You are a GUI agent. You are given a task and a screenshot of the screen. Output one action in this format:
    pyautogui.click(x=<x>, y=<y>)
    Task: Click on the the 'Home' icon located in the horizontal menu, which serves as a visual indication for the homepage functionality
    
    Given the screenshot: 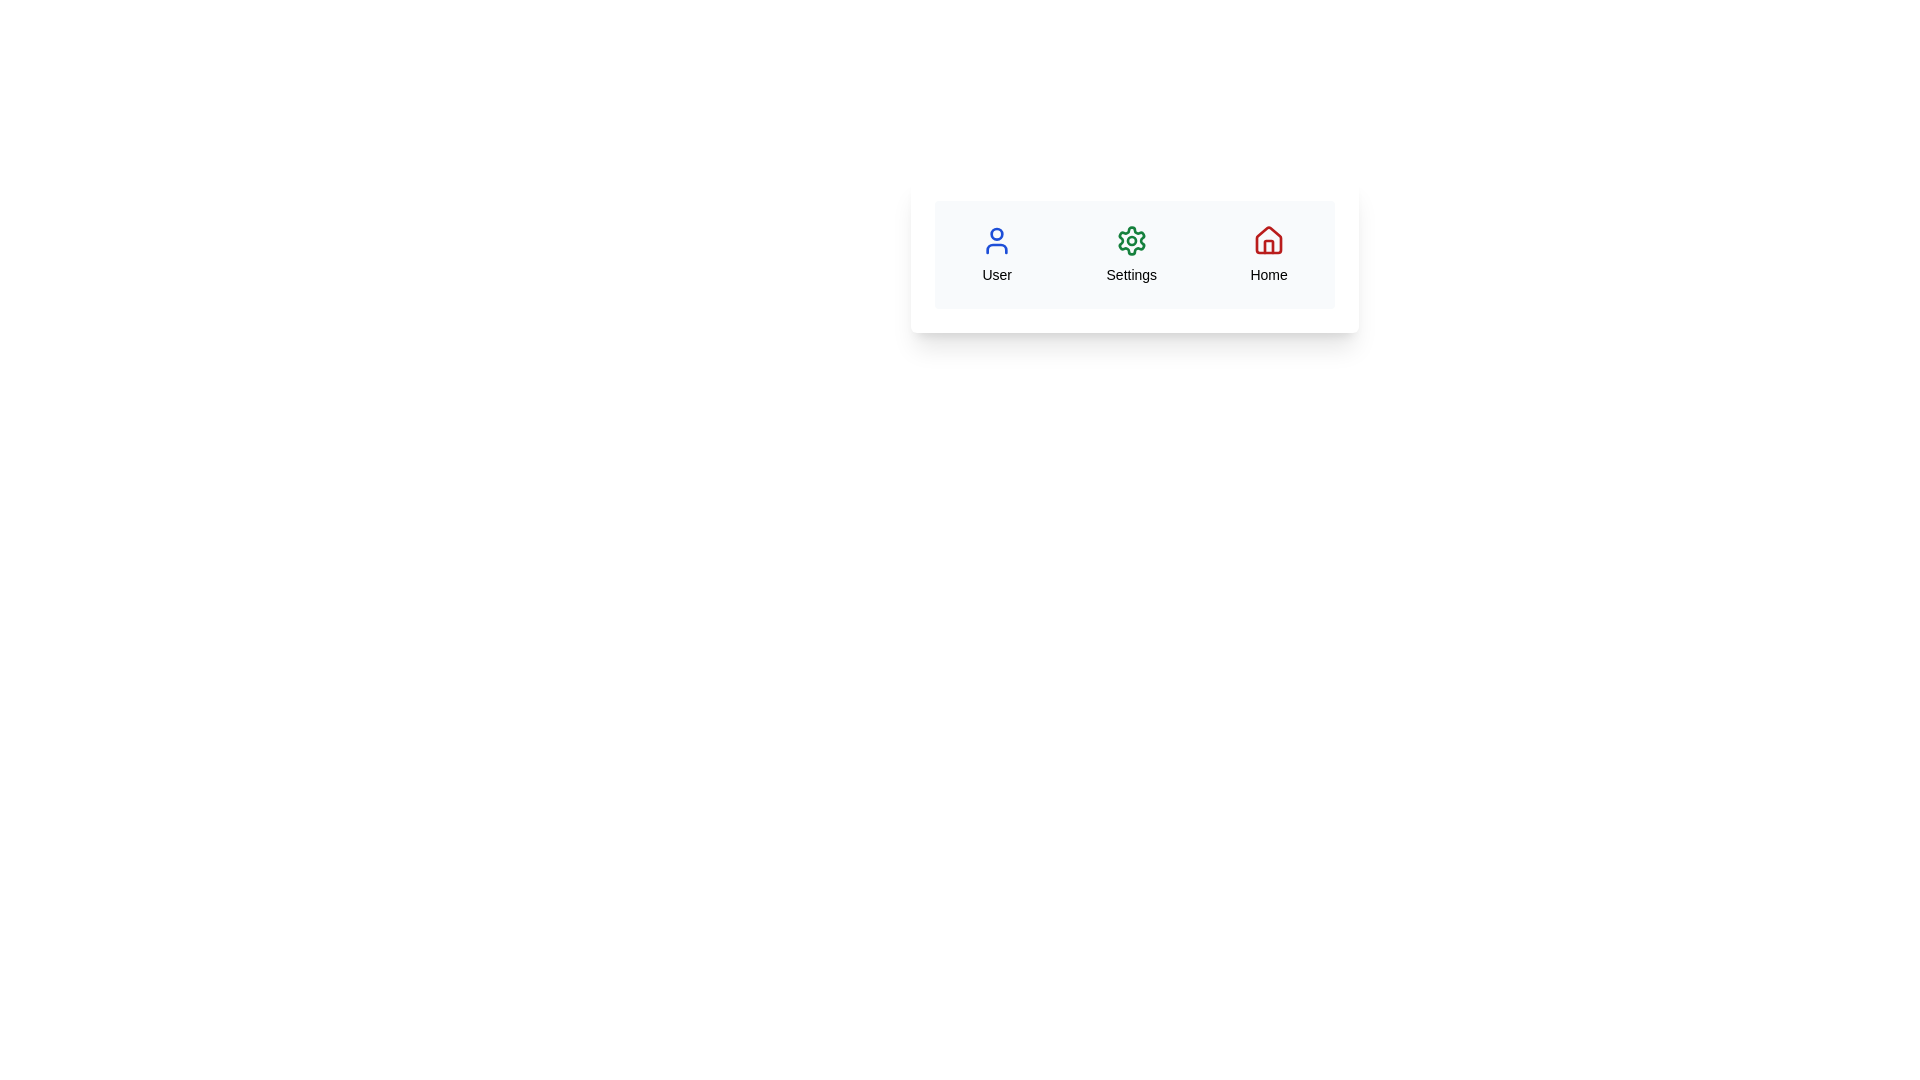 What is the action you would take?
    pyautogui.click(x=1268, y=239)
    